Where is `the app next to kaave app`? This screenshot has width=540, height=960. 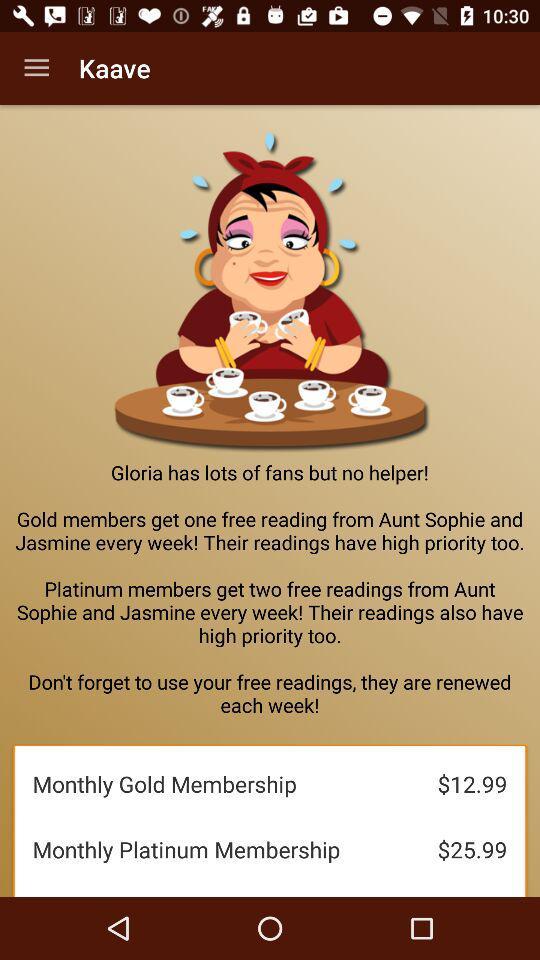 the app next to kaave app is located at coordinates (36, 68).